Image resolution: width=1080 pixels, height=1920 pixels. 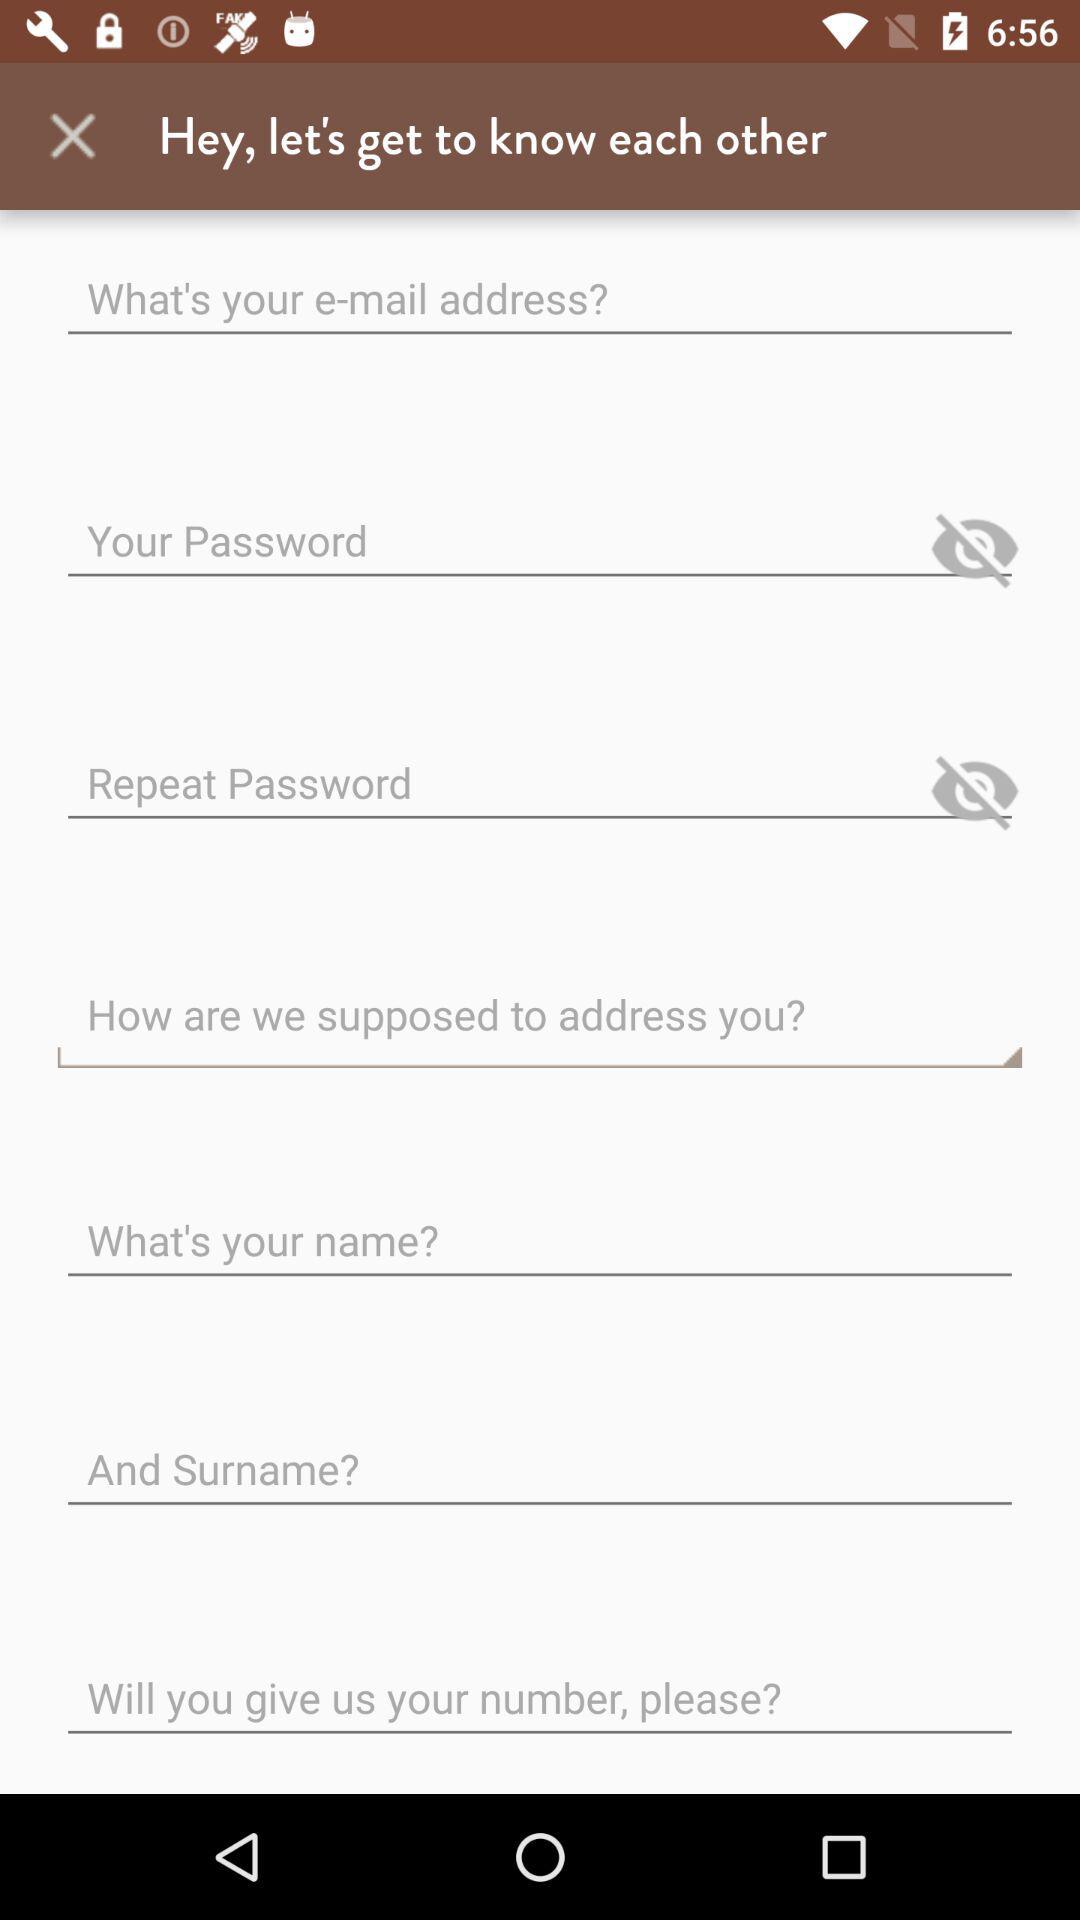 I want to click on fill the password, so click(x=540, y=524).